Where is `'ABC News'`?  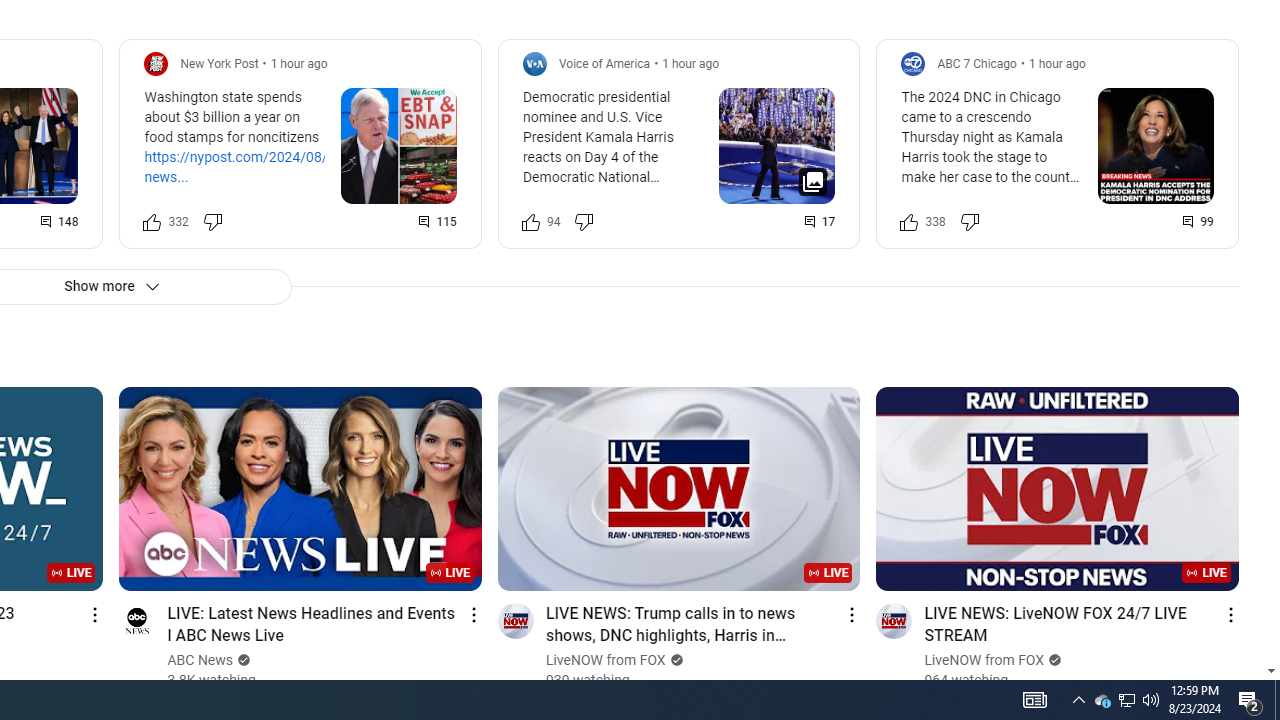 'ABC News' is located at coordinates (200, 660).